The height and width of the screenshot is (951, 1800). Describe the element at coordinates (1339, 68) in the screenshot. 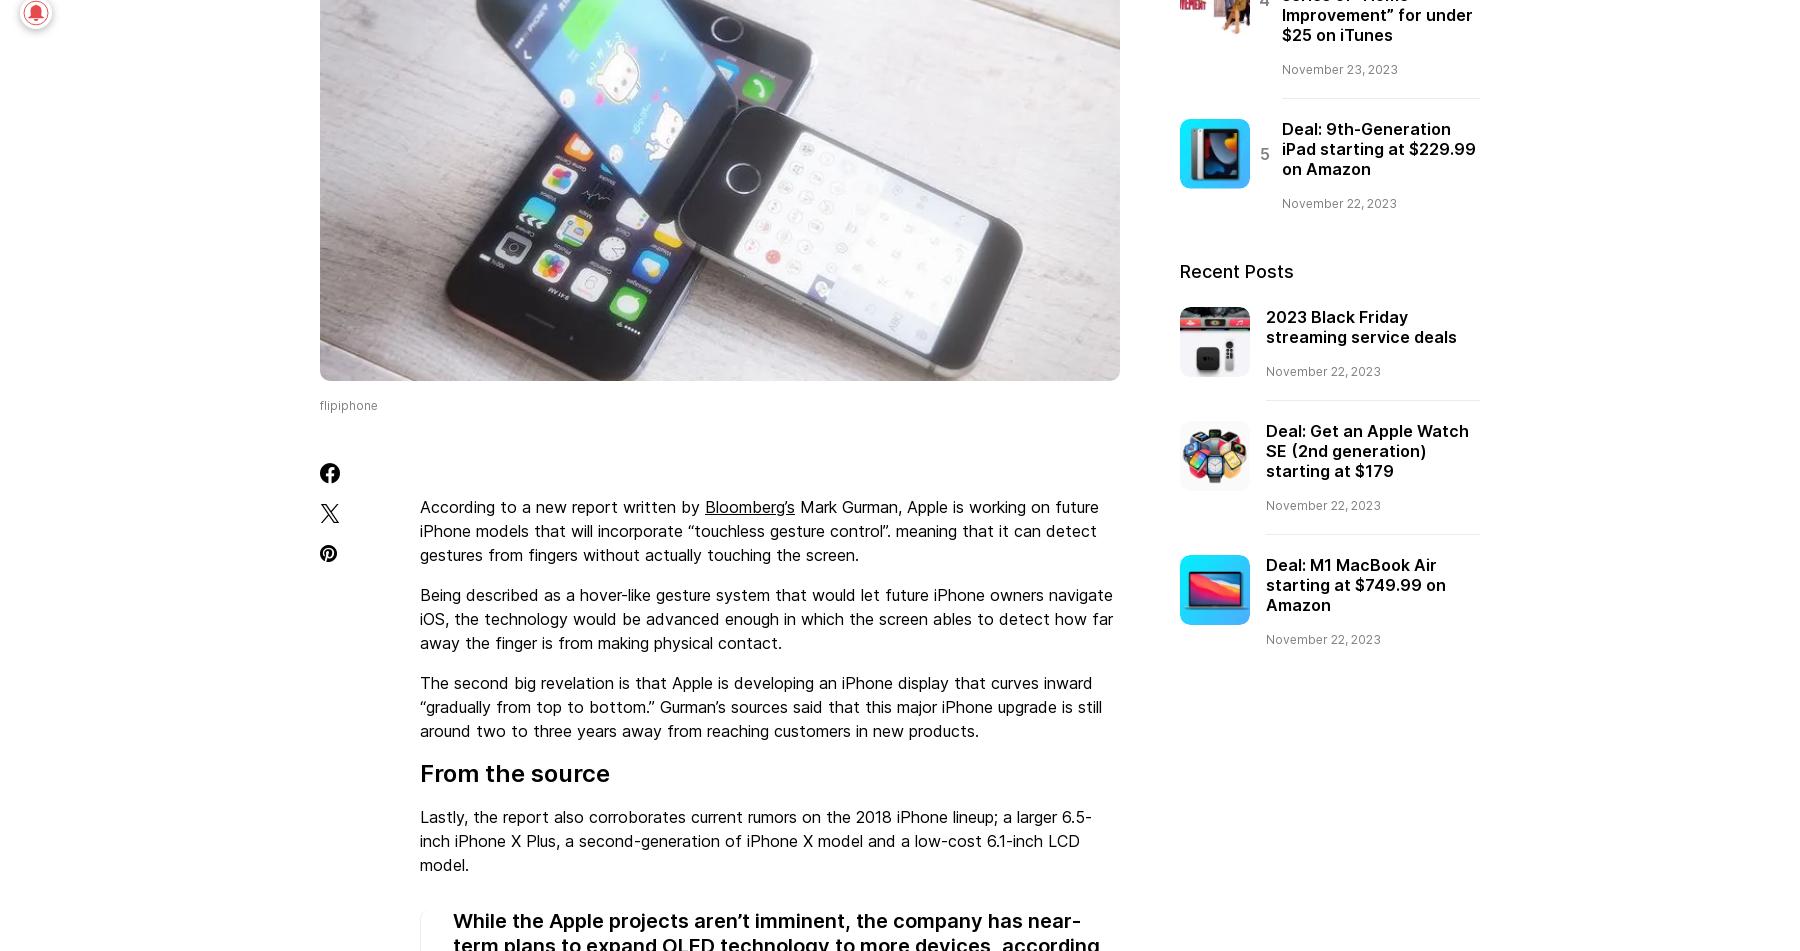

I see `'November 23, 2023'` at that location.